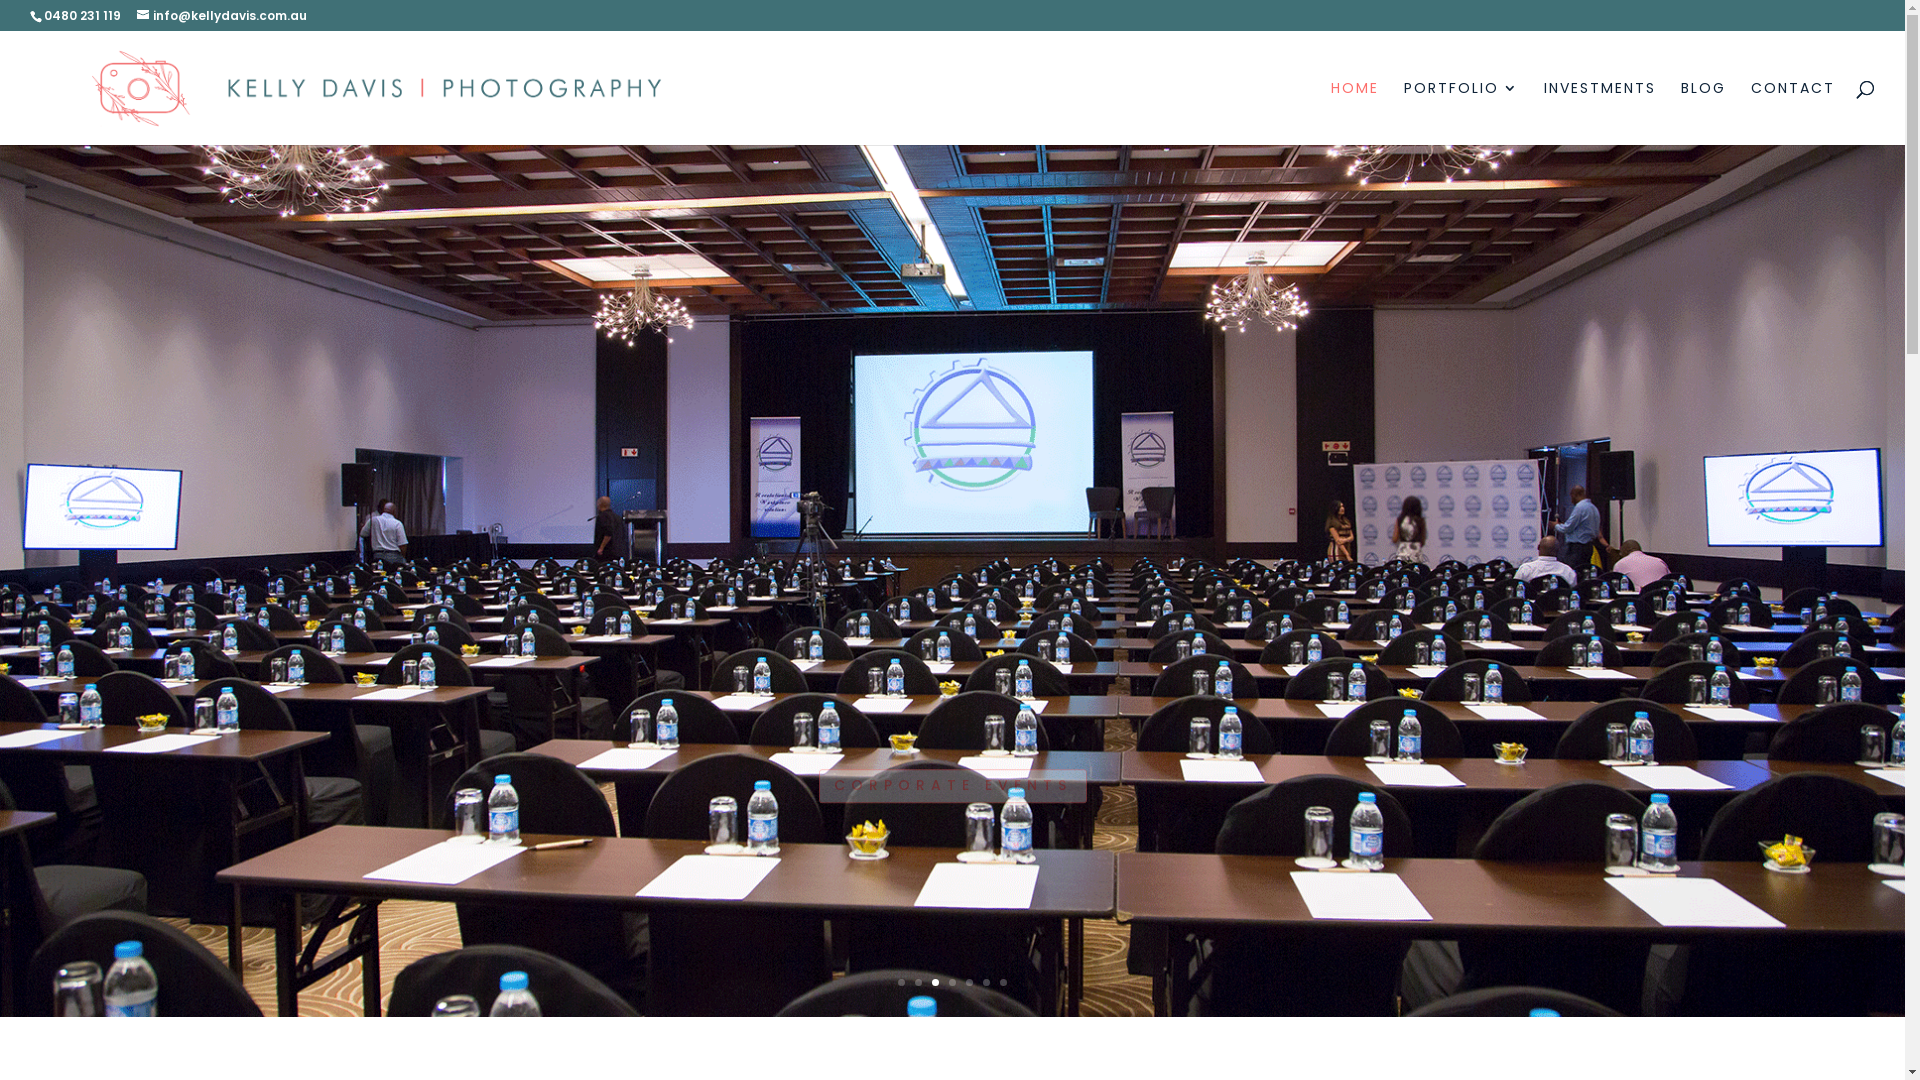  I want to click on 'CONTACT', so click(1793, 112).